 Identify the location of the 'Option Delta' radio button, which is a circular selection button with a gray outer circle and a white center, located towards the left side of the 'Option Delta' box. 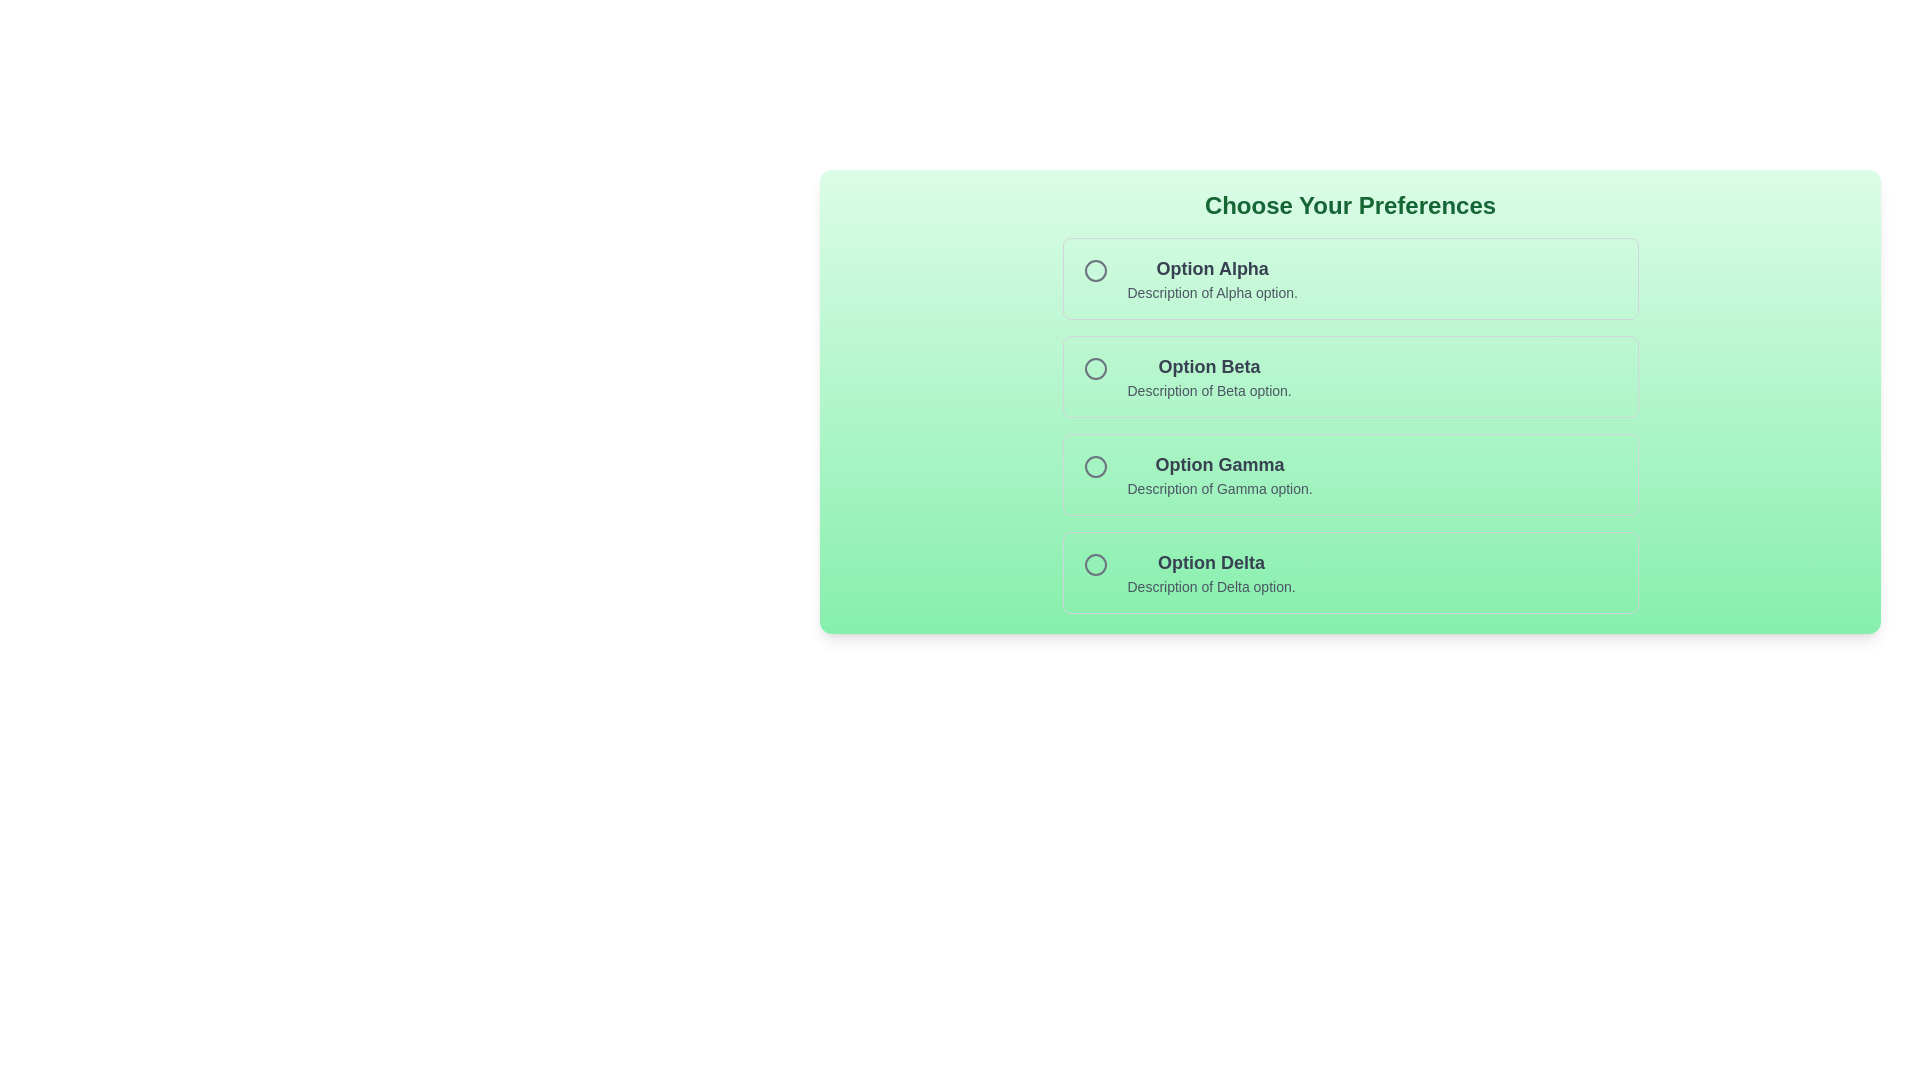
(1094, 564).